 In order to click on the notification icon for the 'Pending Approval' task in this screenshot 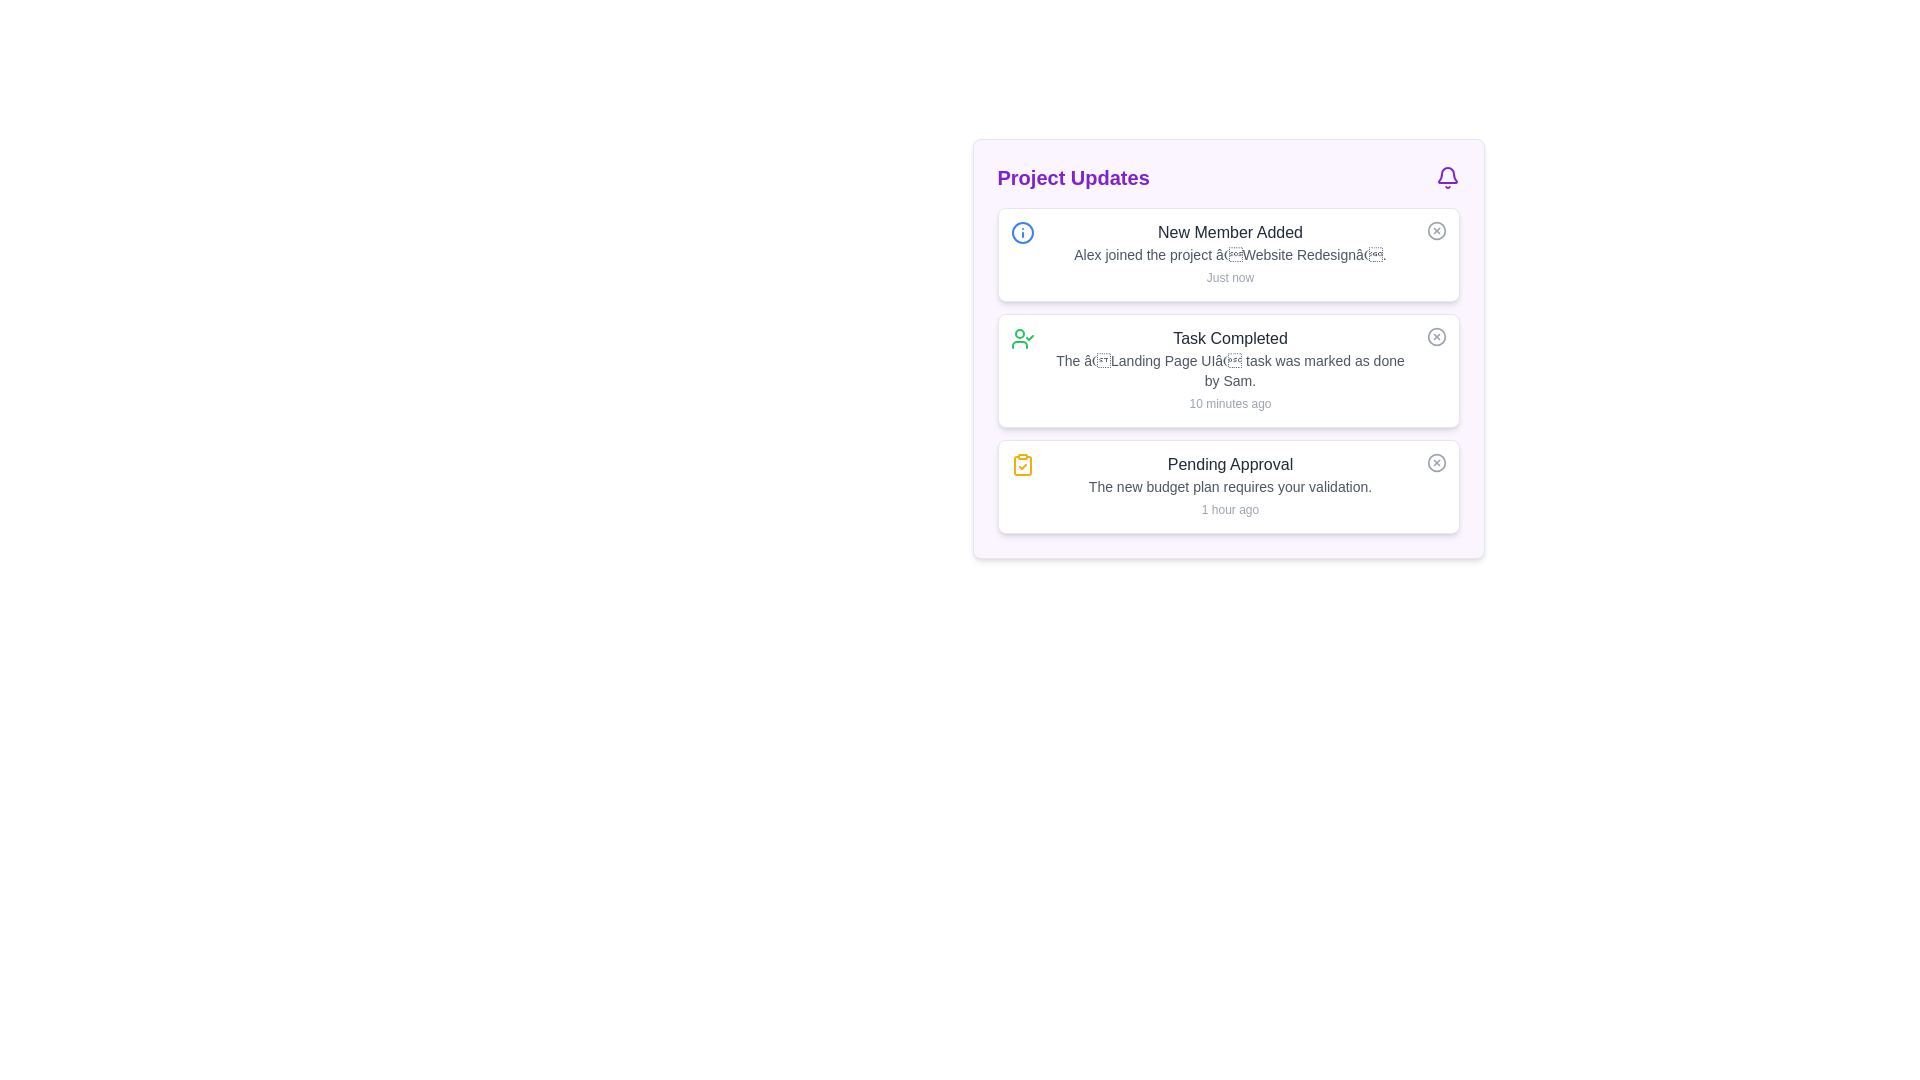, I will do `click(1022, 465)`.